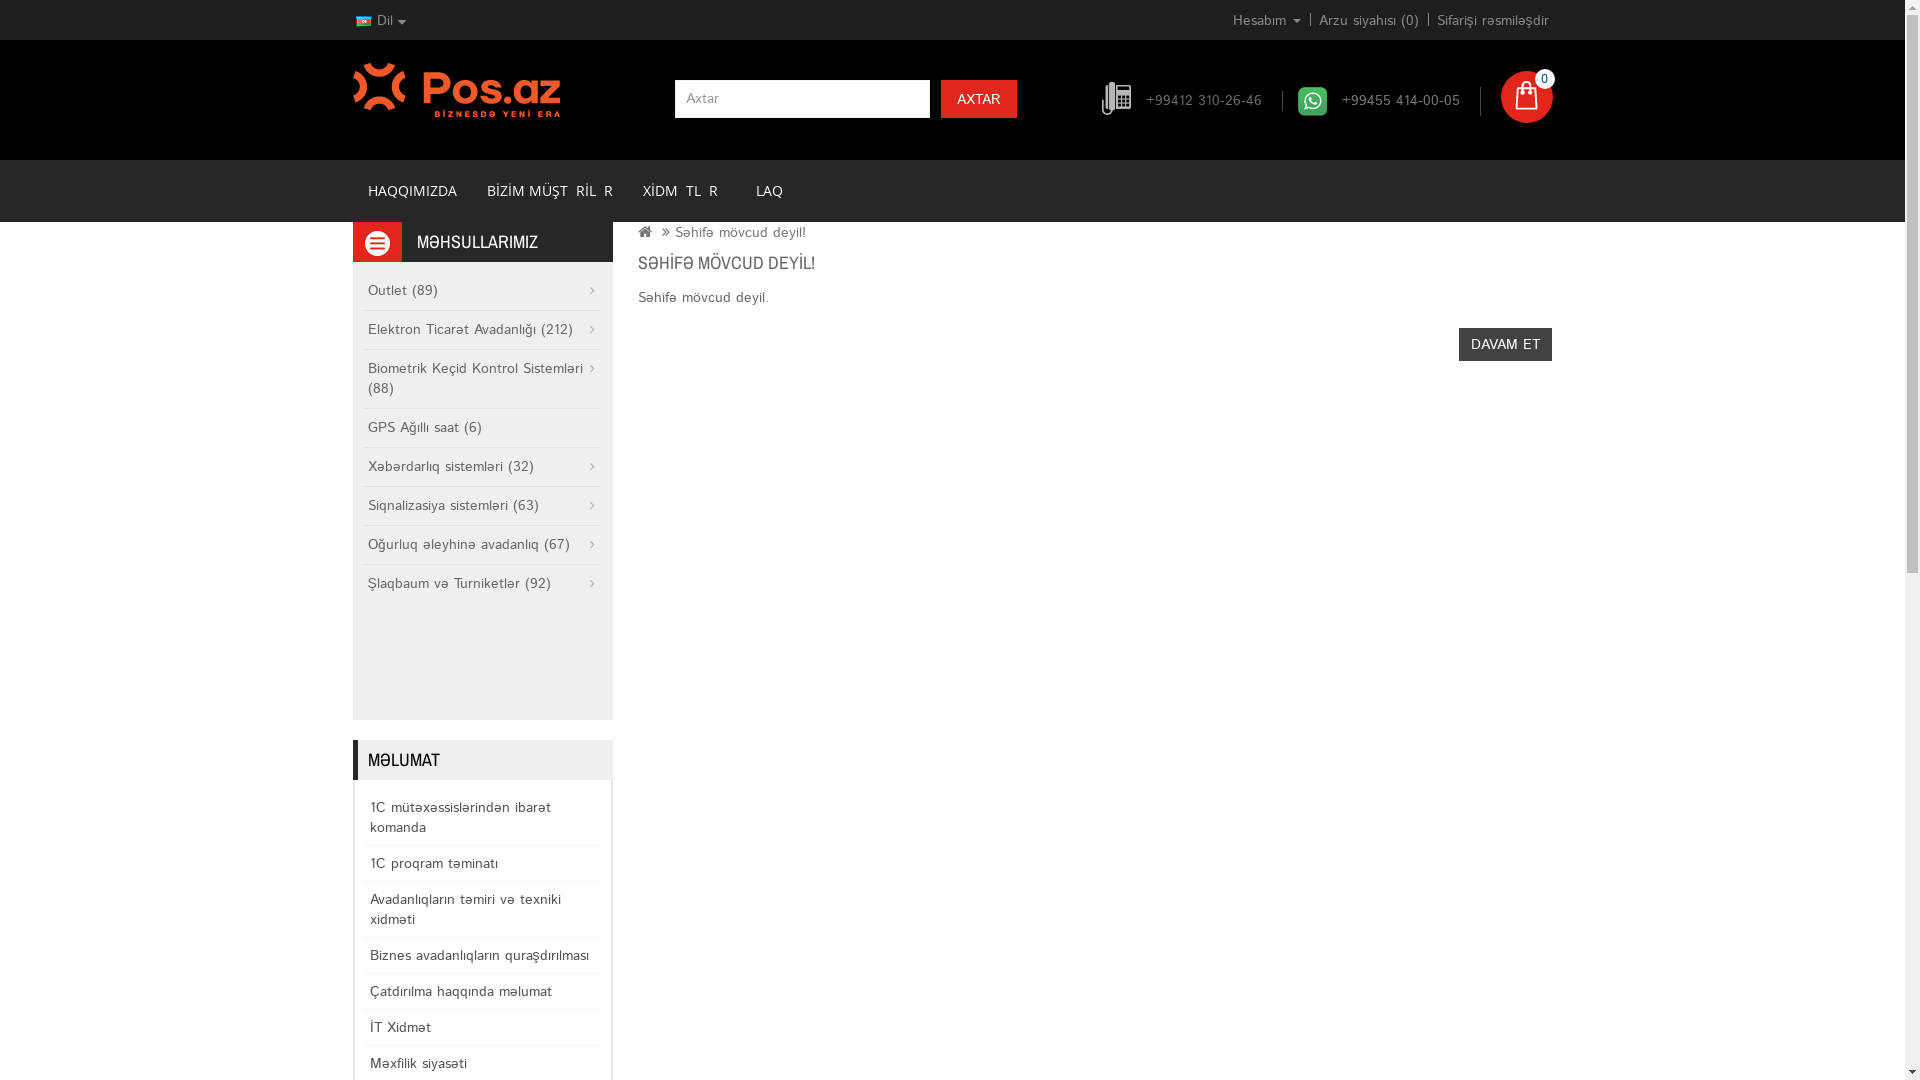 This screenshot has height=1080, width=1920. I want to click on 'POS.AZ', so click(454, 88).